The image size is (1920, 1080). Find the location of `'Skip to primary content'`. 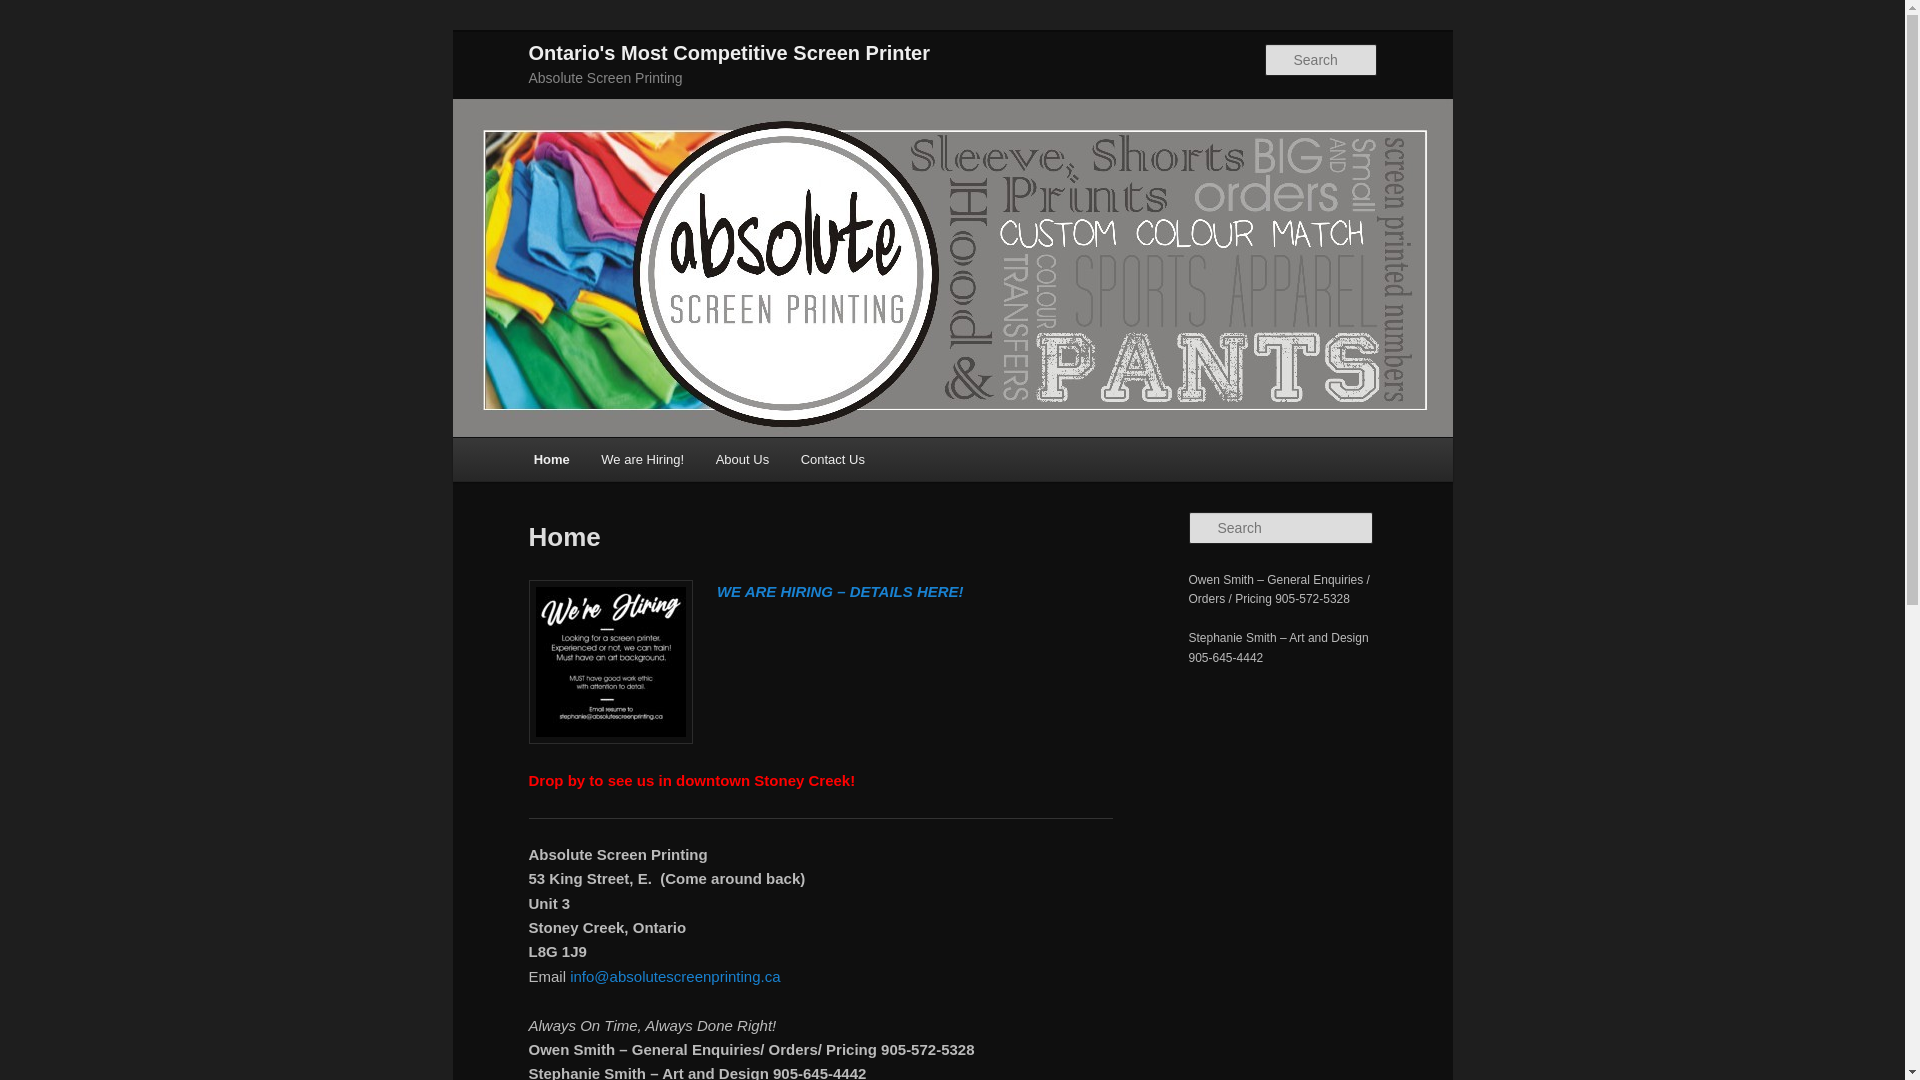

'Skip to primary content' is located at coordinates (105, 42).